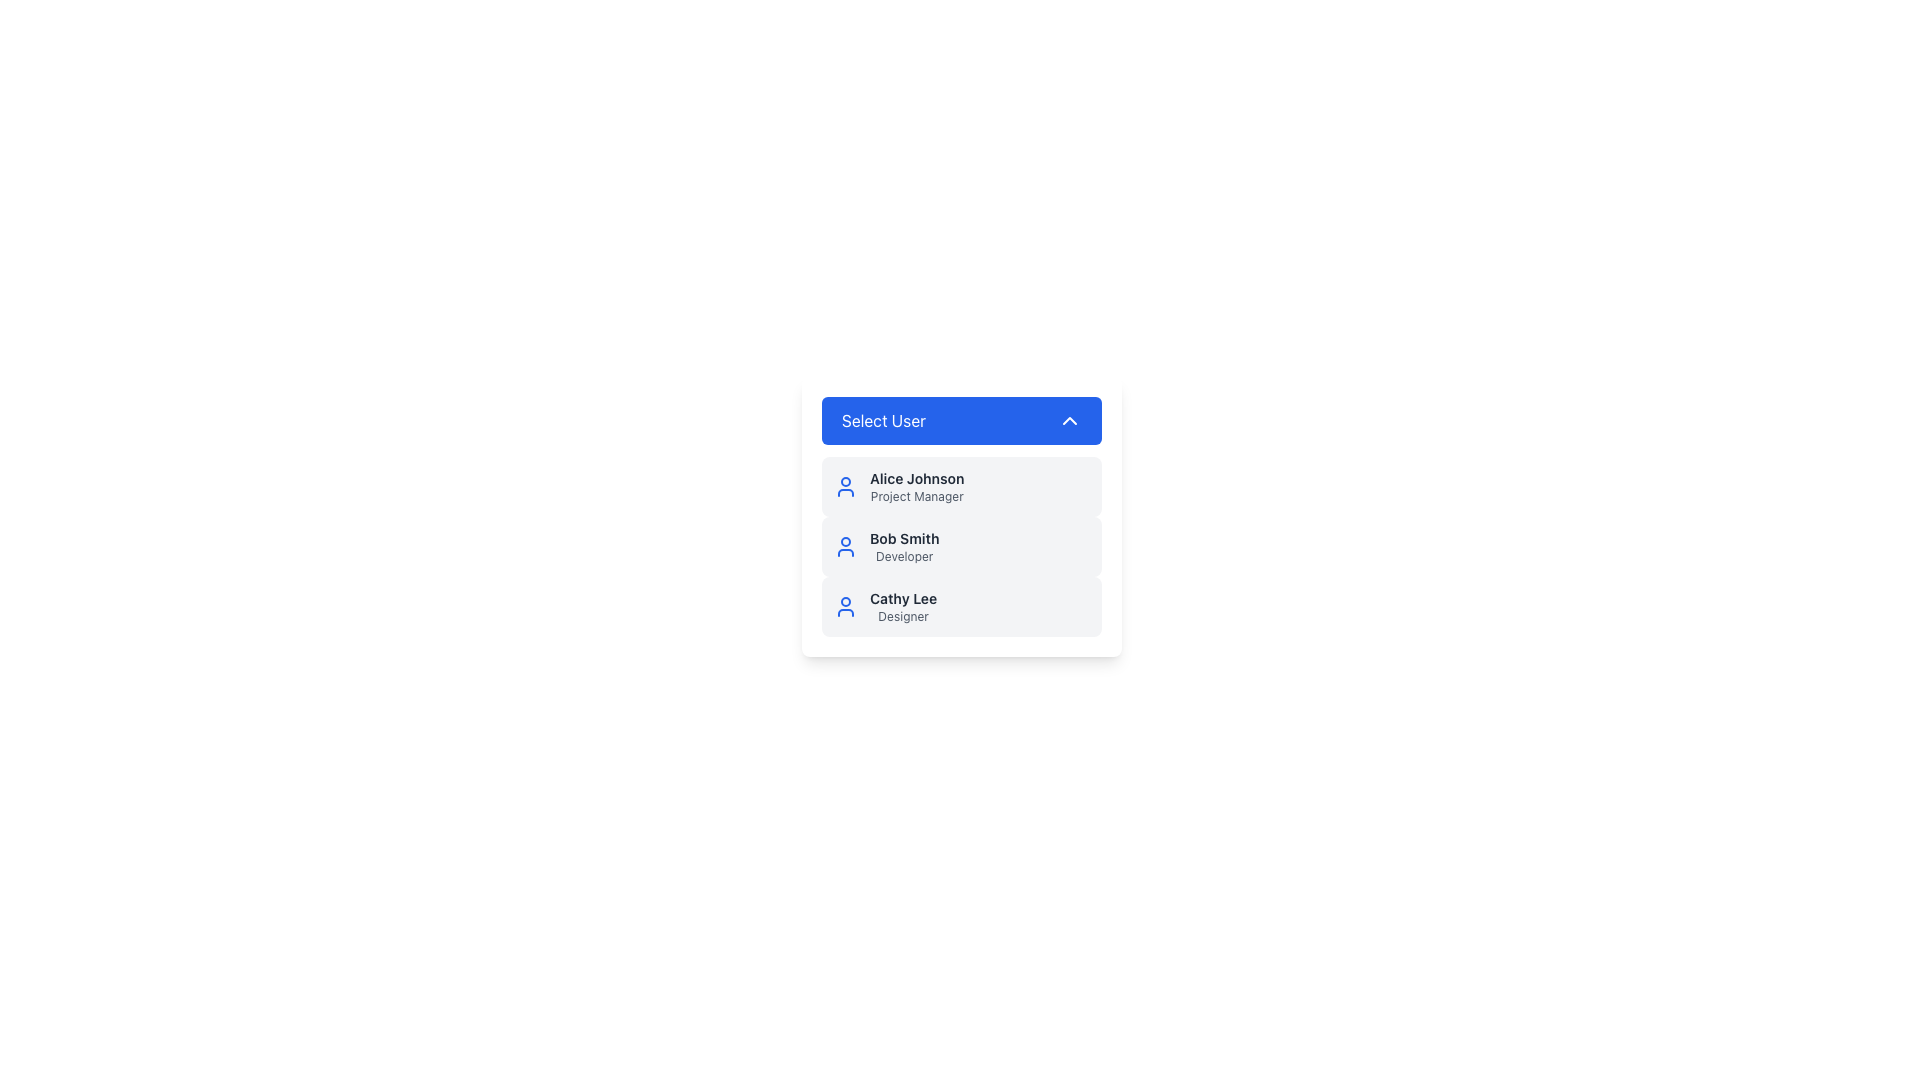 This screenshot has width=1920, height=1080. I want to click on the user icon, which is a blue outline of a person within a circle, located in the first row of the dropdown menu next to 'Alice Johnson Project Manager', so click(845, 486).